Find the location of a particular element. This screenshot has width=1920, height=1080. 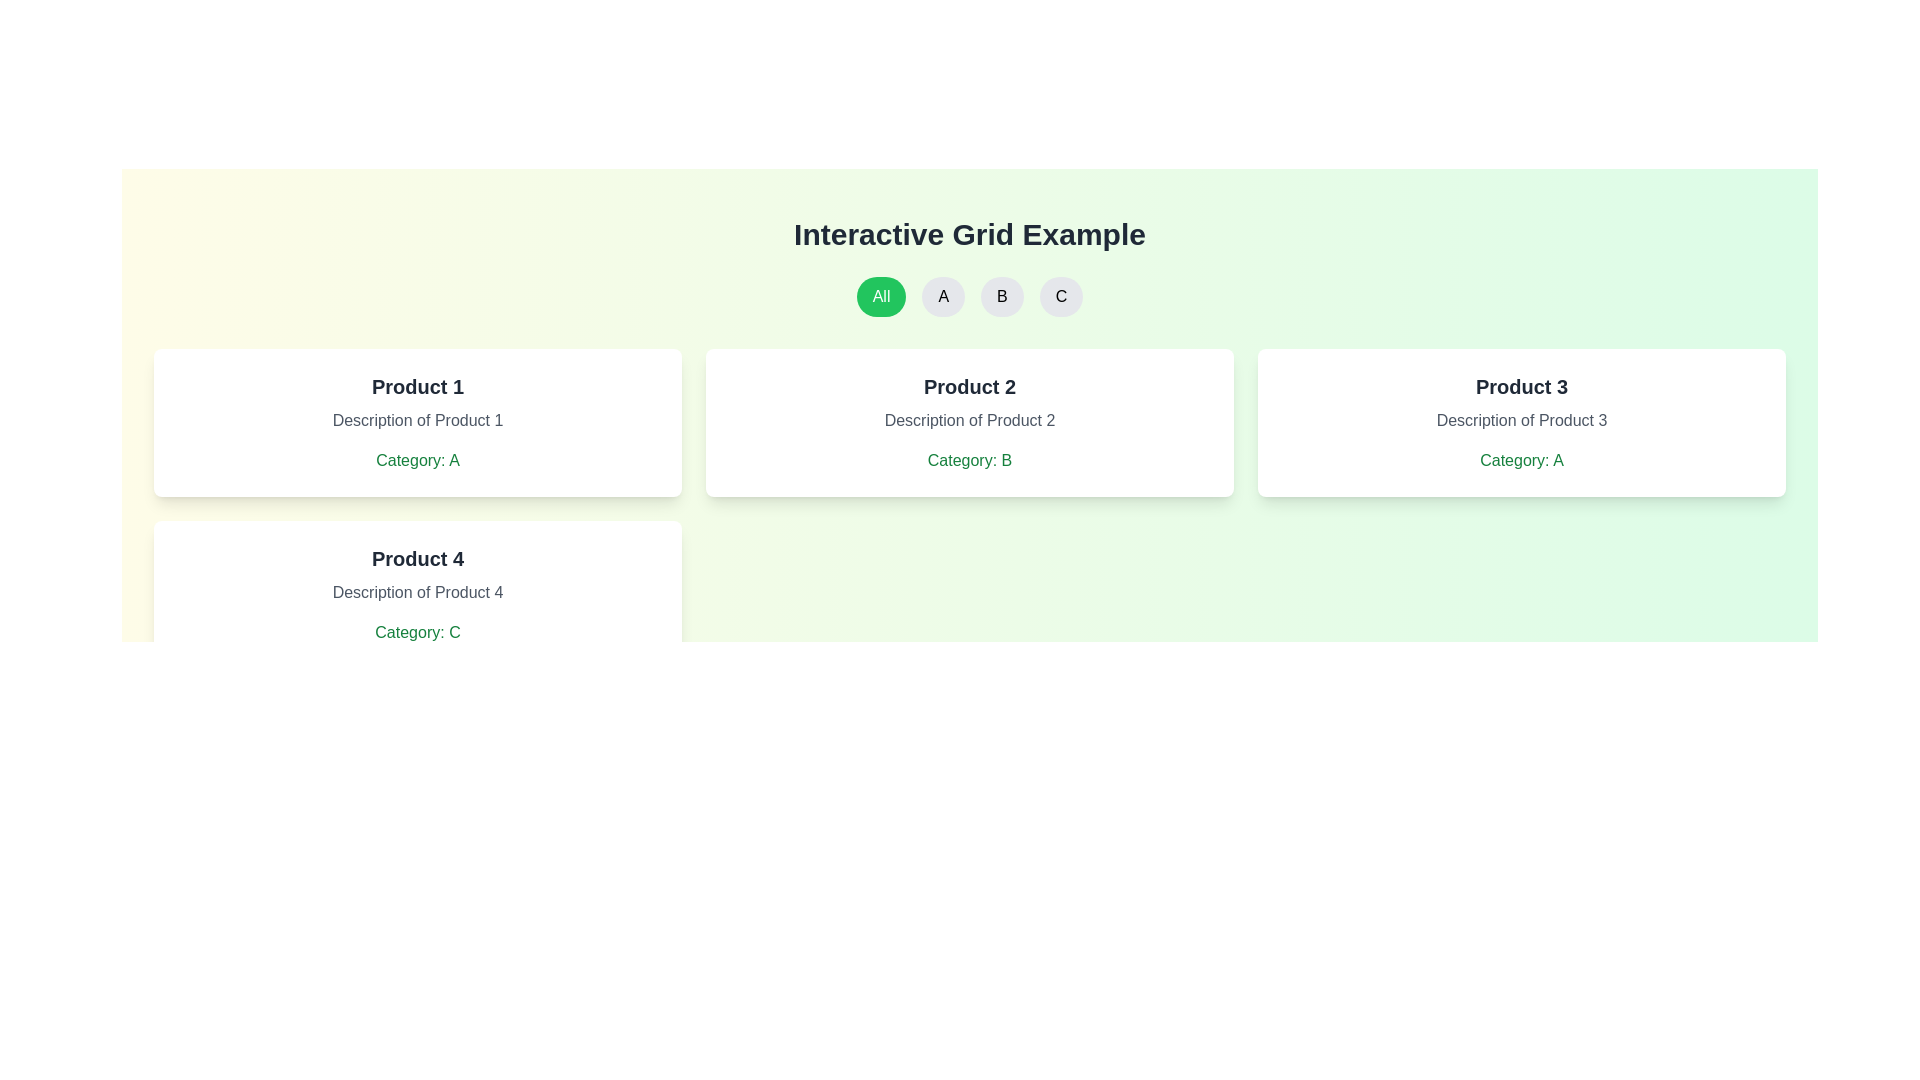

the category filter button for category 'A', which is the second button in a series of four, located between the 'All' button and the 'B' button, directly beneath the heading 'Interactive Grid Example' is located at coordinates (942, 297).